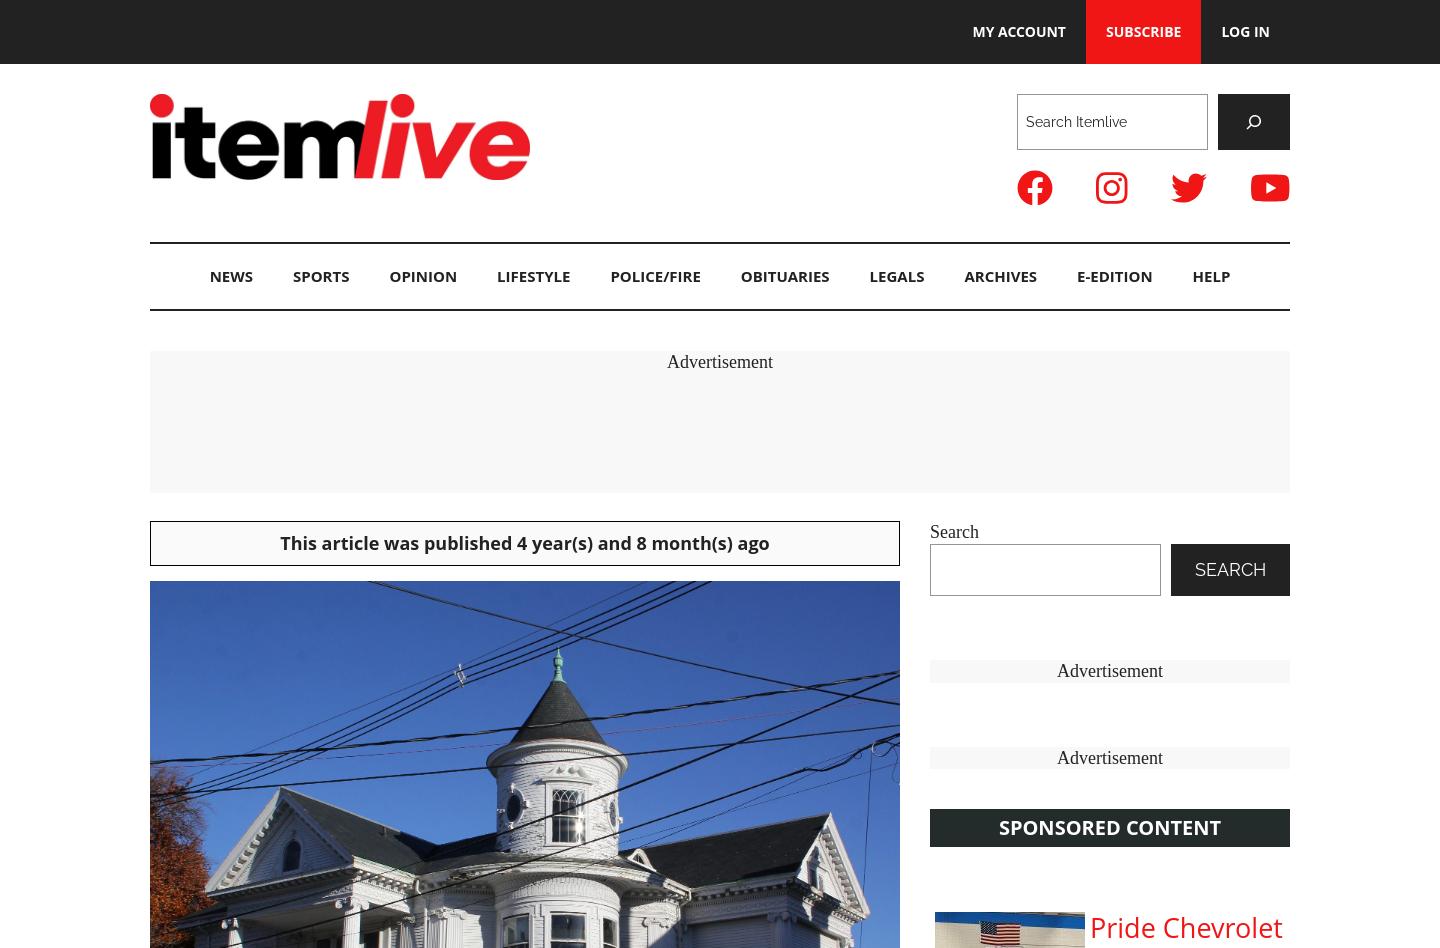 This screenshot has height=948, width=1440. What do you see at coordinates (230, 275) in the screenshot?
I see `'News'` at bounding box center [230, 275].